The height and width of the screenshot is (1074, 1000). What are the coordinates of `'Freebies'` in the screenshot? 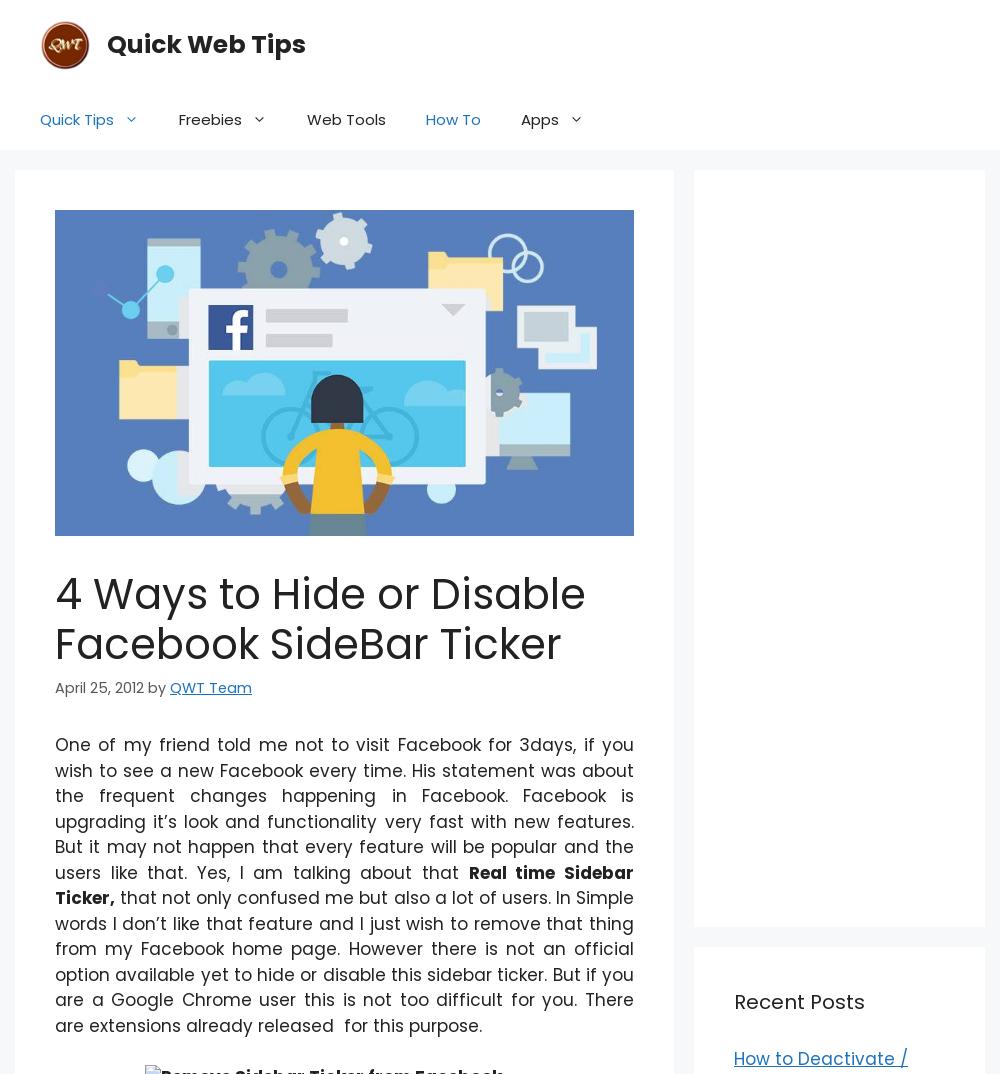 It's located at (209, 118).